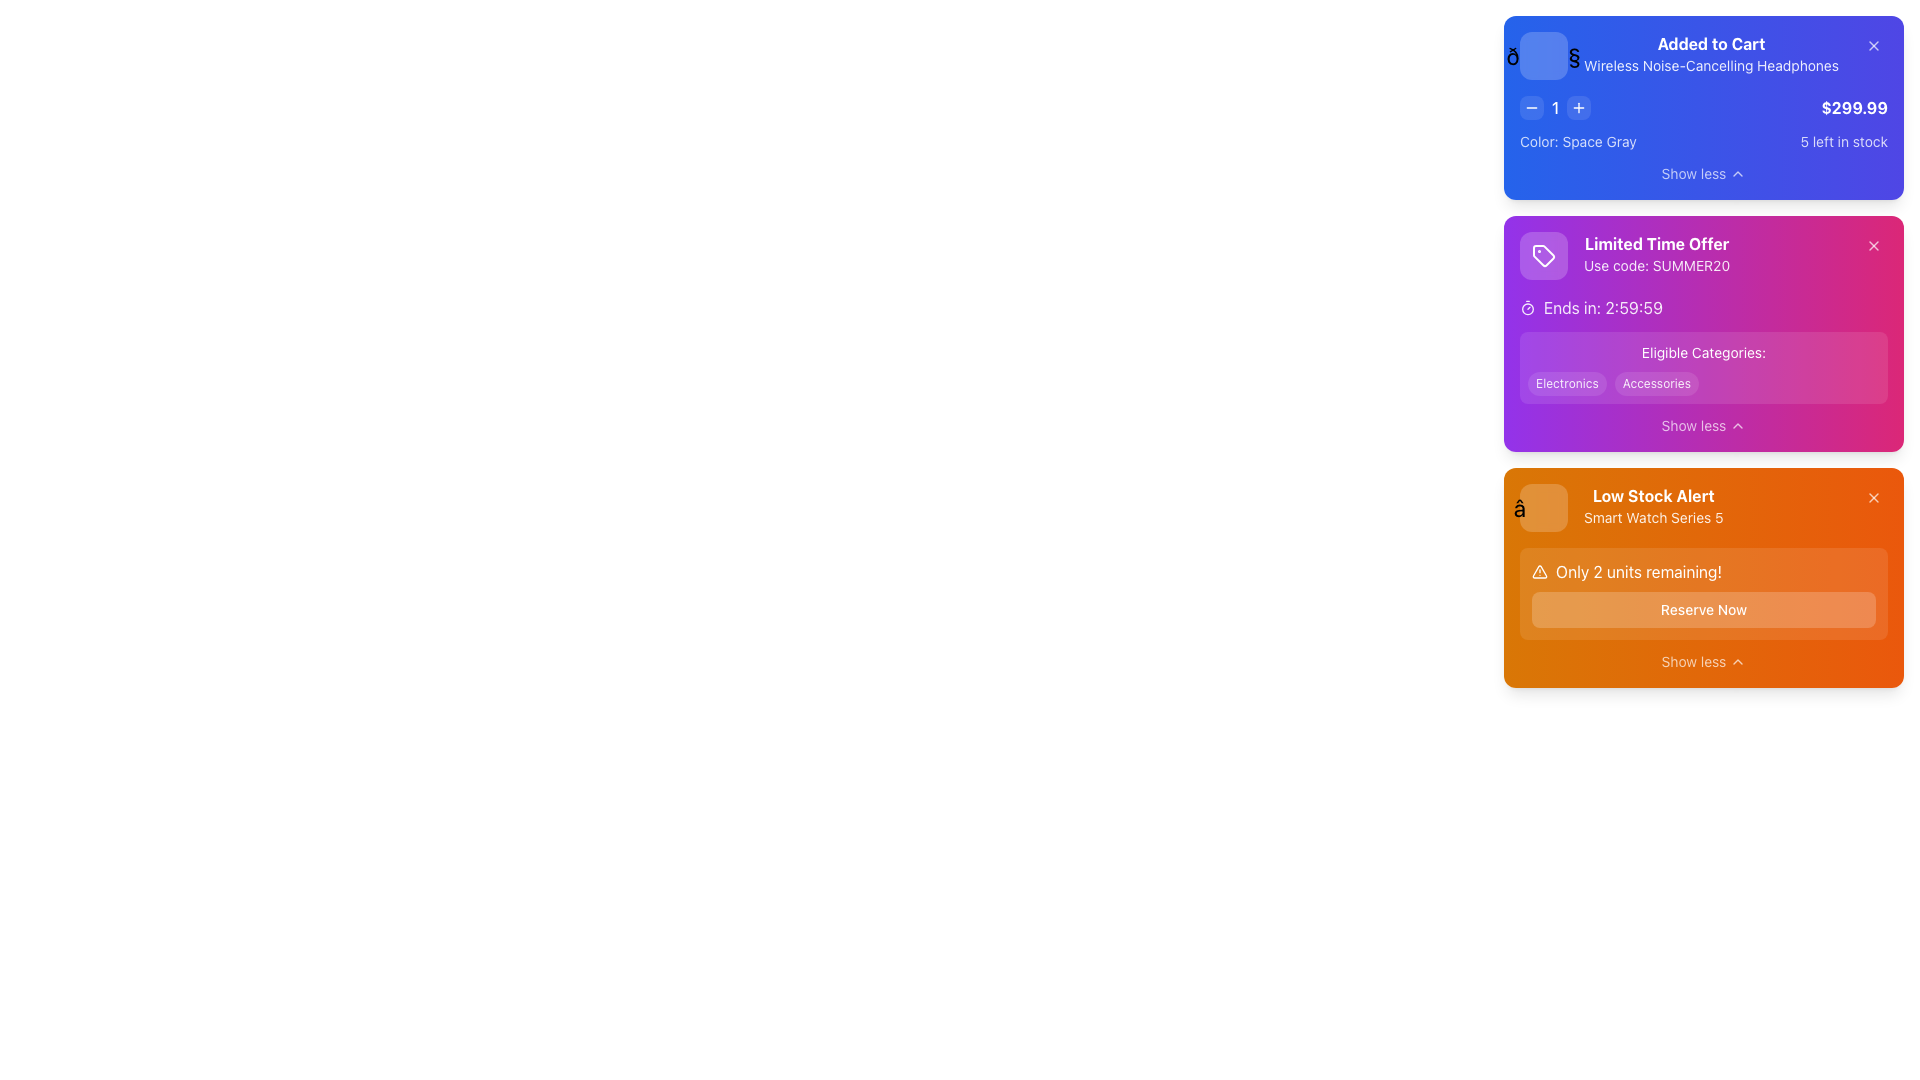 This screenshot has height=1080, width=1920. What do you see at coordinates (1578, 108) in the screenshot?
I see `the icon button located in the blue 'Added to Cart' section to increase the quantity of the selected item in the cart` at bounding box center [1578, 108].